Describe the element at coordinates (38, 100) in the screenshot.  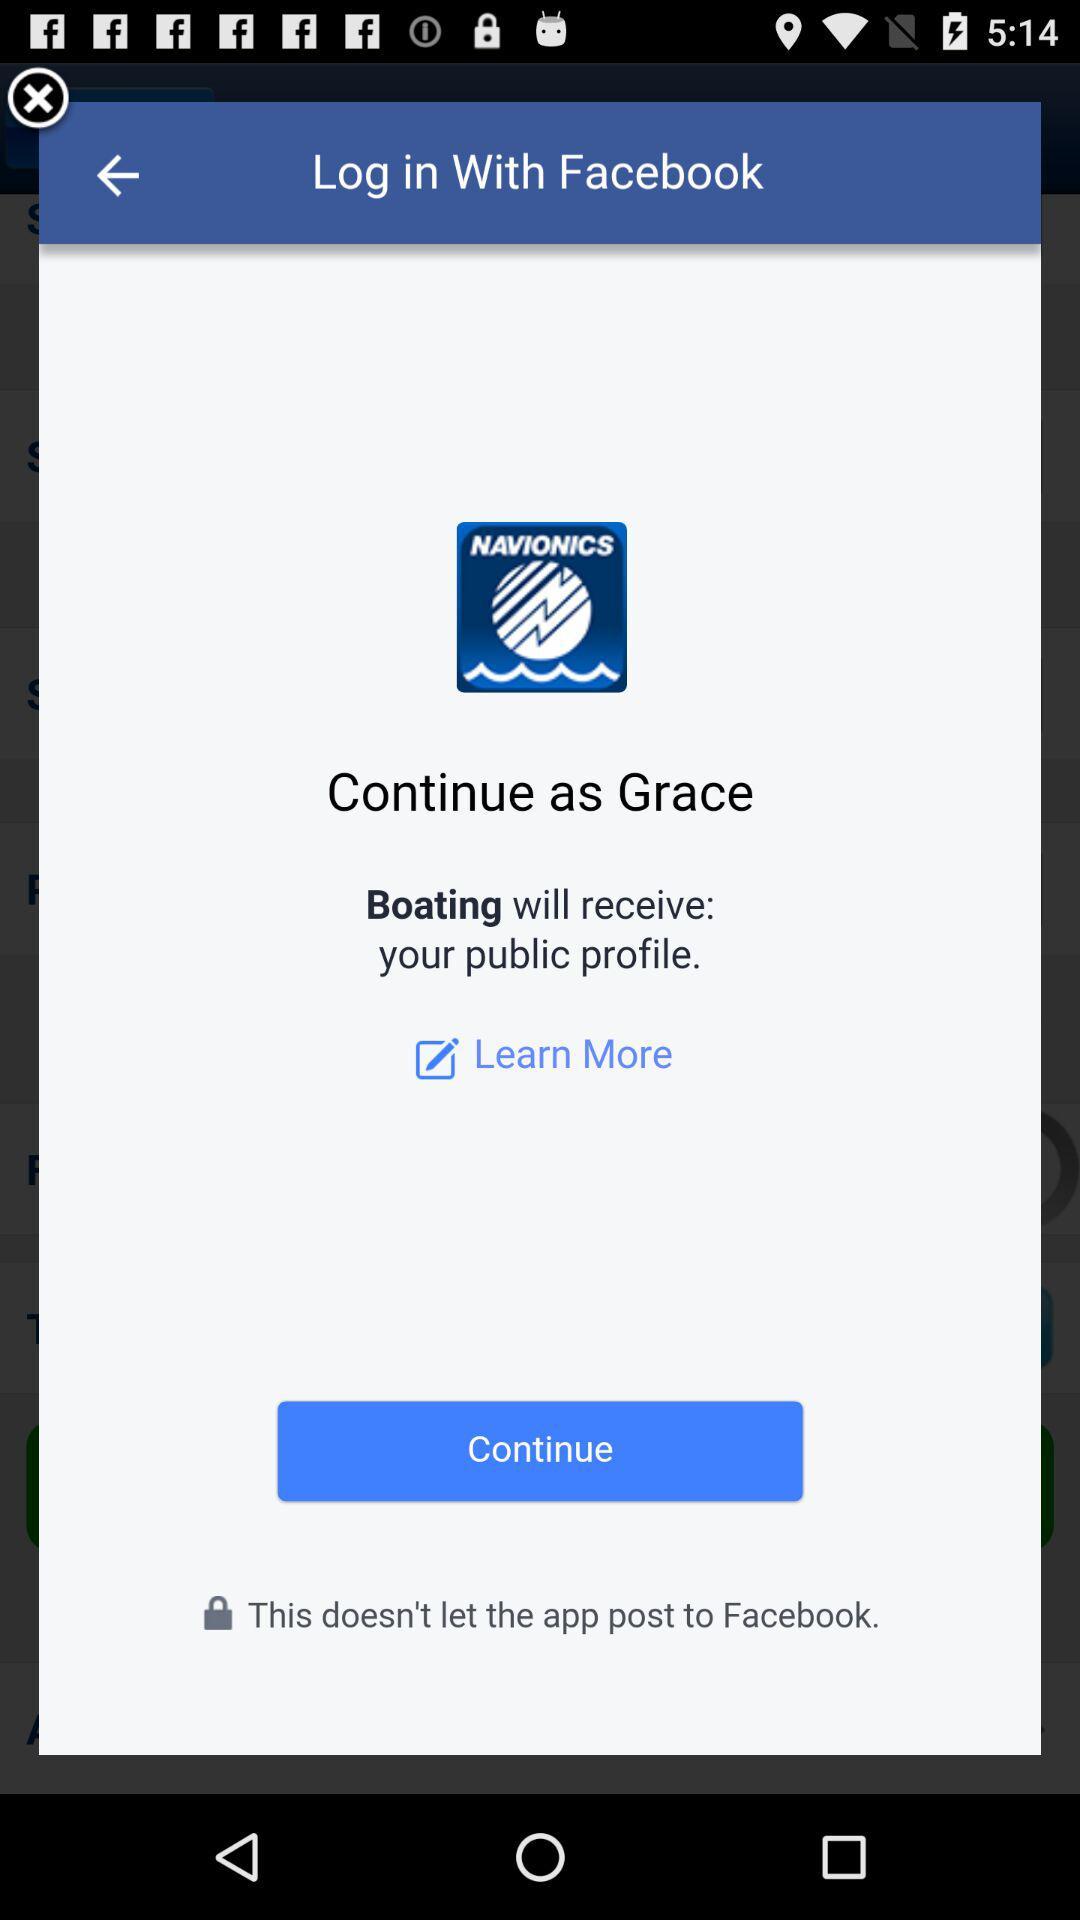
I see `exit` at that location.